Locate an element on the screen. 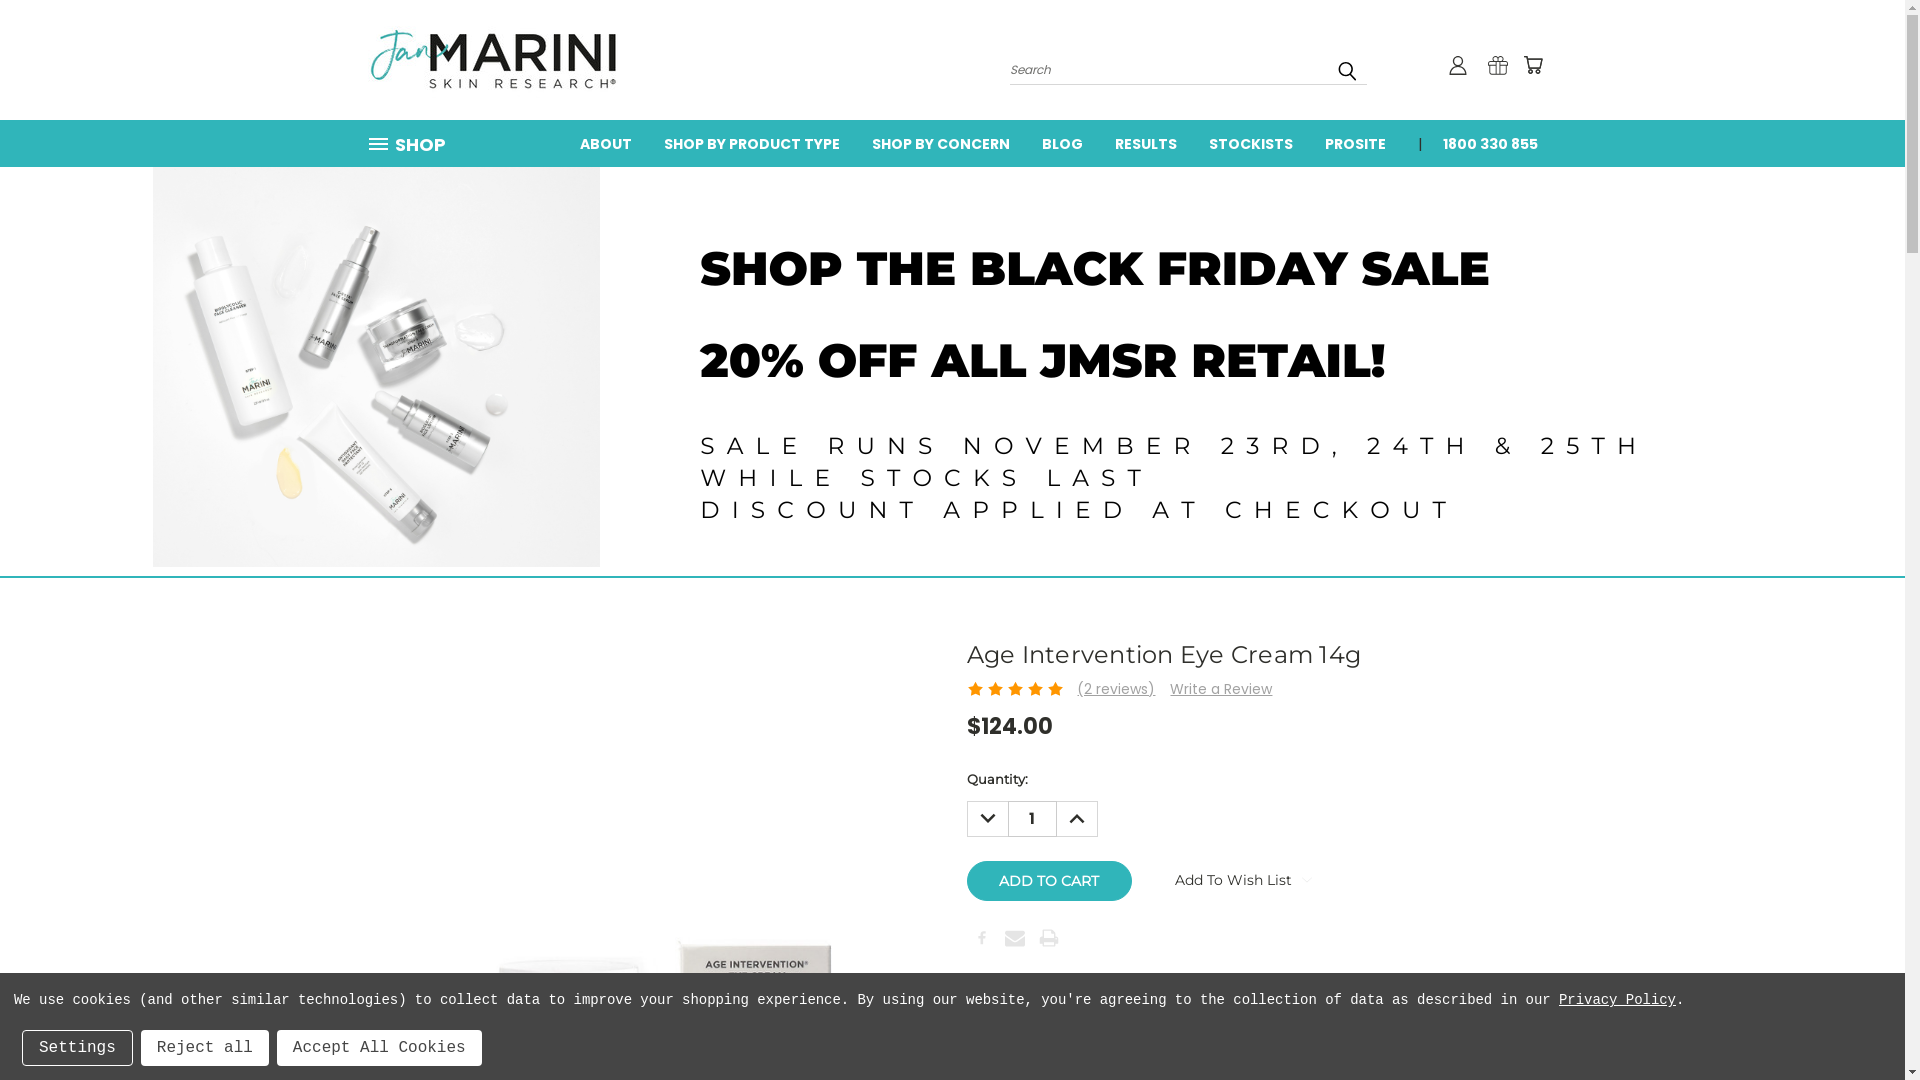 This screenshot has height=1080, width=1920. 'Settings' is located at coordinates (77, 1047).